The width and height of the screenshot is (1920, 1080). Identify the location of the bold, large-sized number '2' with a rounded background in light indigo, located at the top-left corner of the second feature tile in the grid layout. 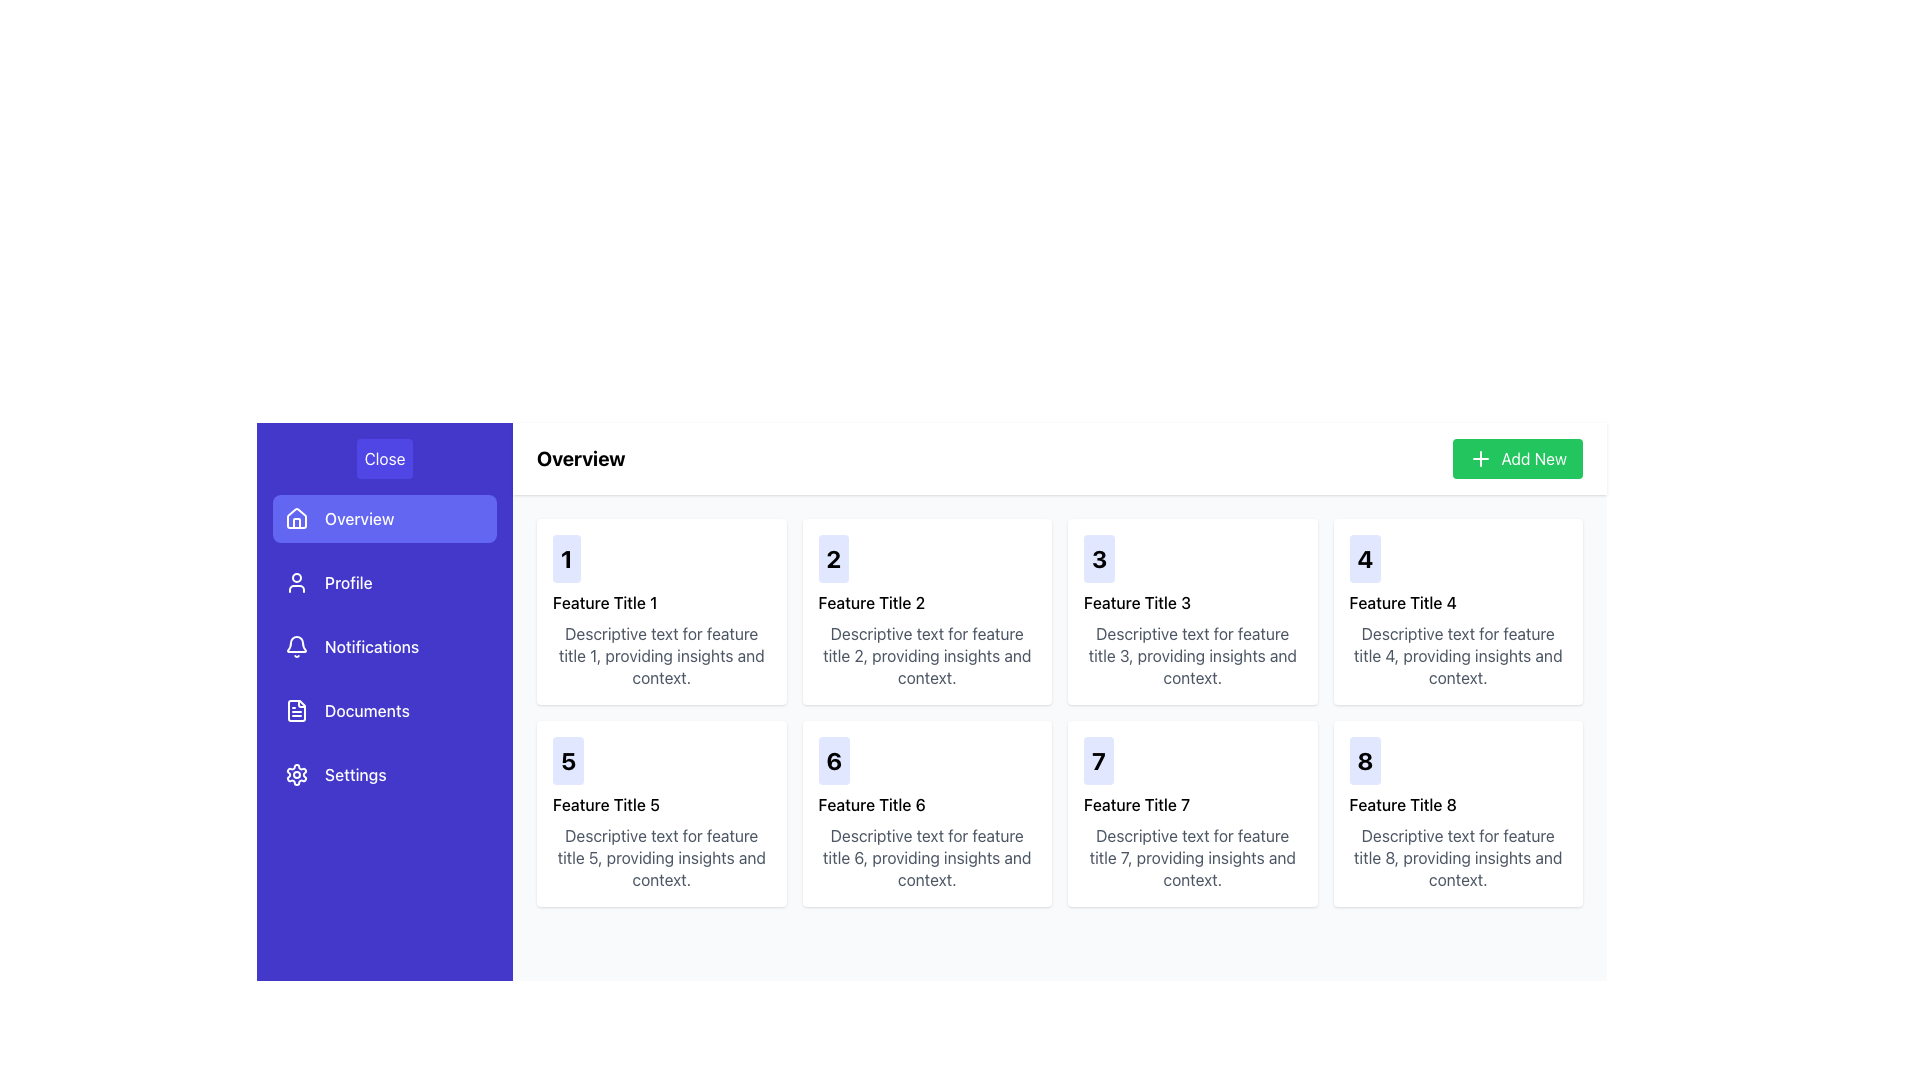
(833, 559).